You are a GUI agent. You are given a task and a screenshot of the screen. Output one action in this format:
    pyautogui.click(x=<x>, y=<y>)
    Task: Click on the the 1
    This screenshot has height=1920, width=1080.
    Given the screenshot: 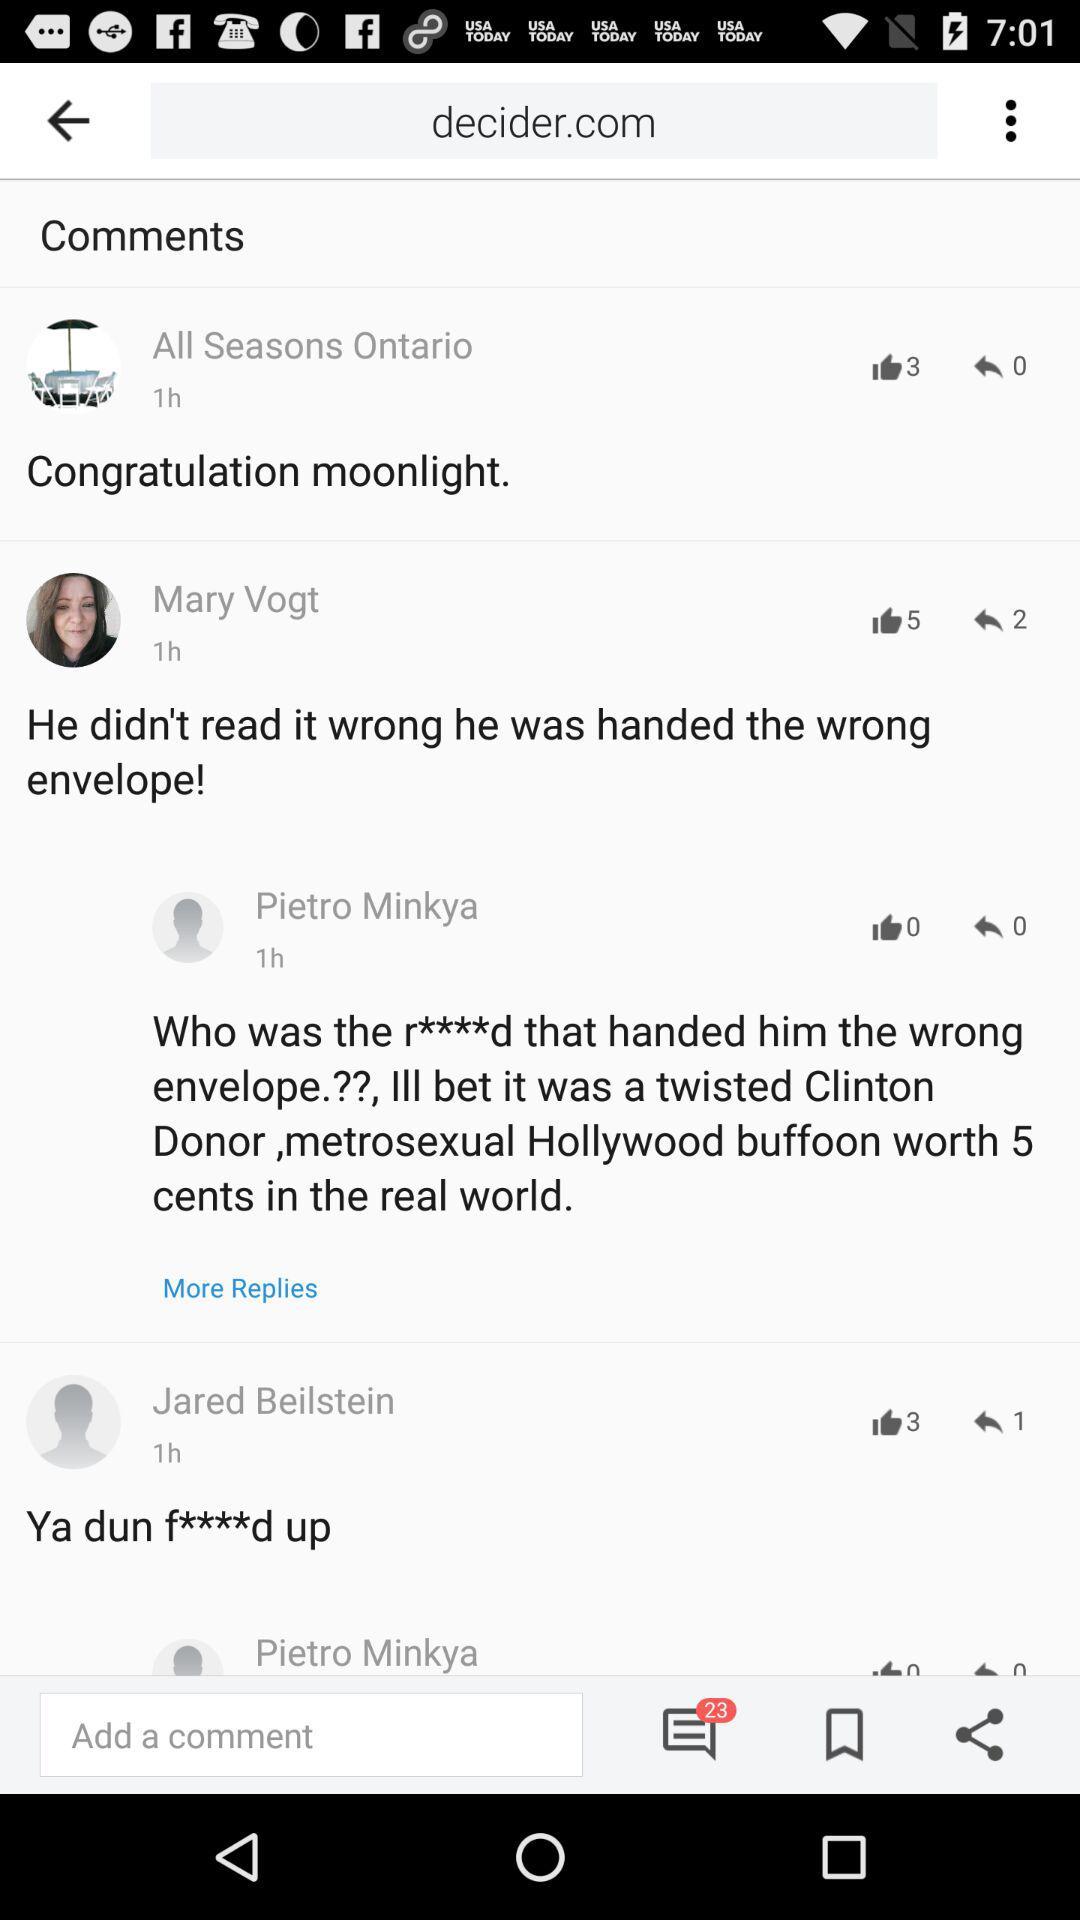 What is the action you would take?
    pyautogui.click(x=1000, y=1420)
    